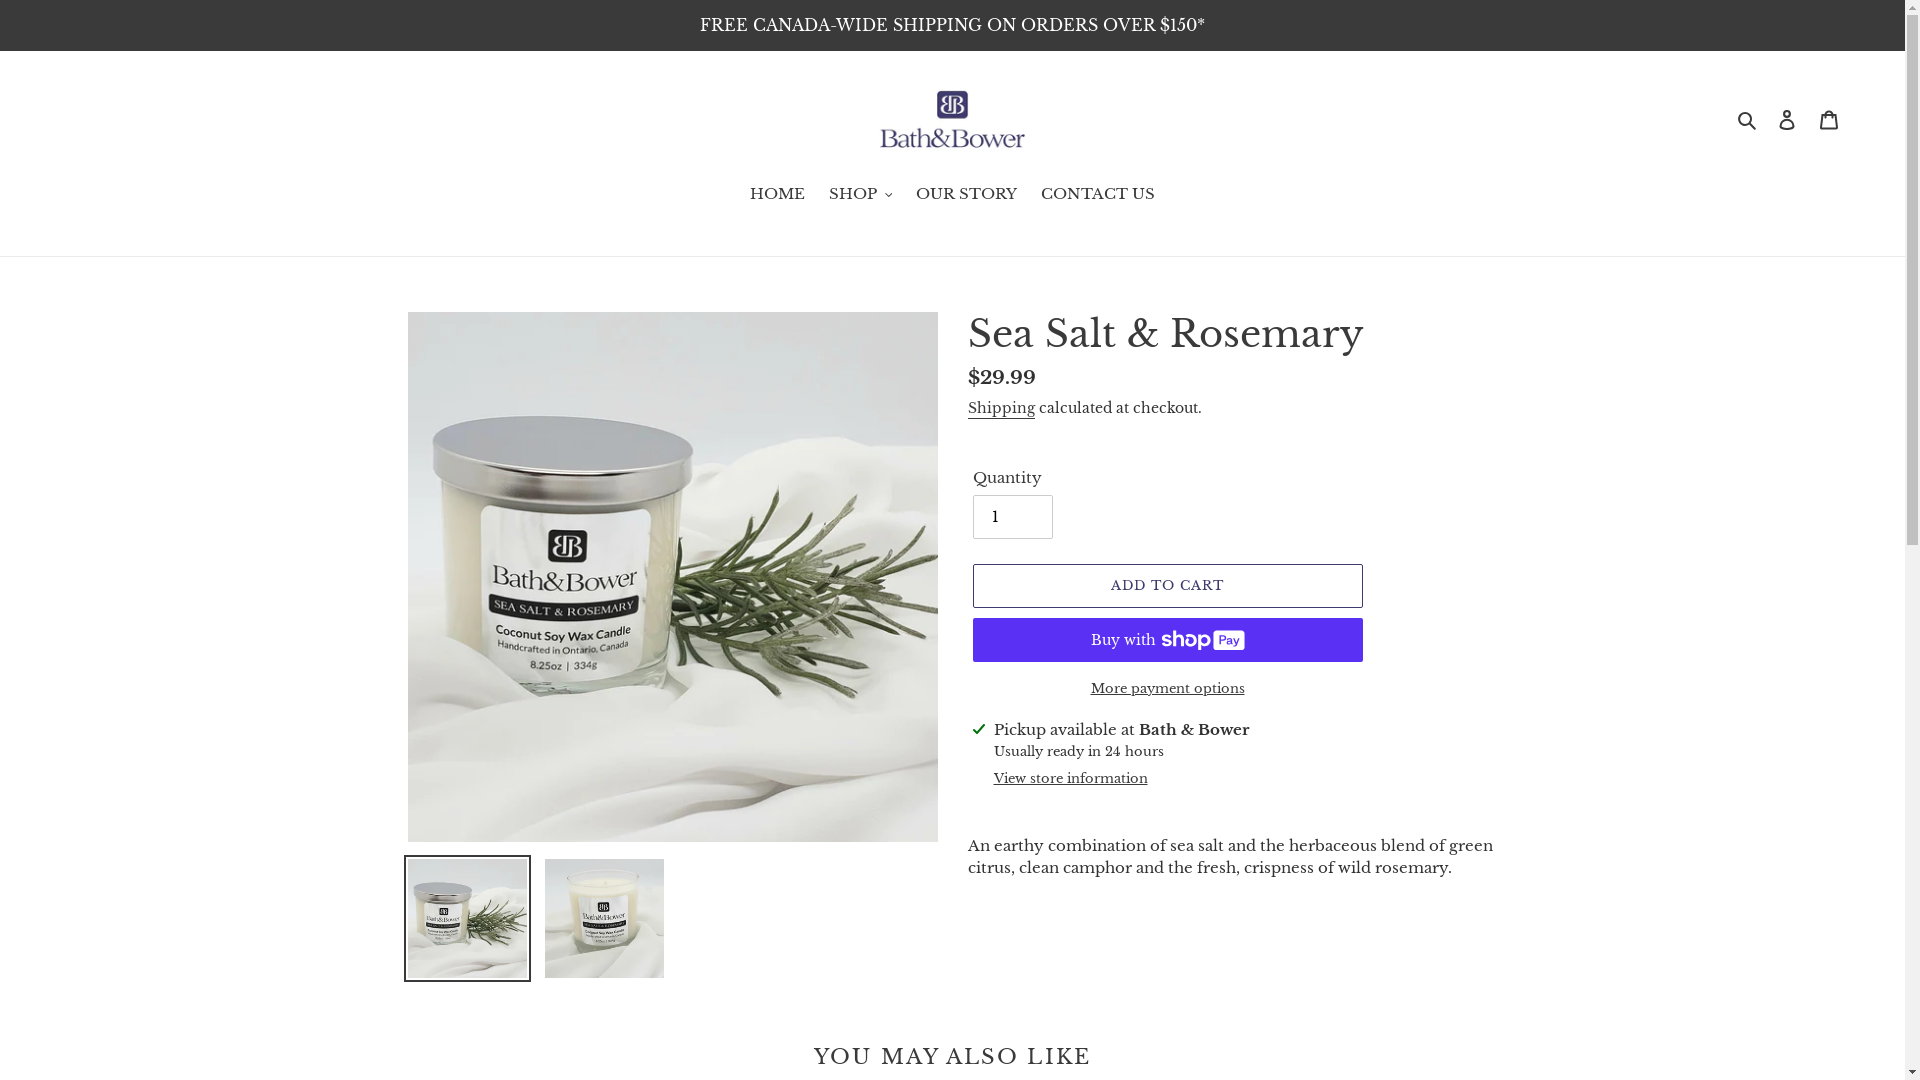 The image size is (1920, 1080). I want to click on 'View store information', so click(1069, 778).